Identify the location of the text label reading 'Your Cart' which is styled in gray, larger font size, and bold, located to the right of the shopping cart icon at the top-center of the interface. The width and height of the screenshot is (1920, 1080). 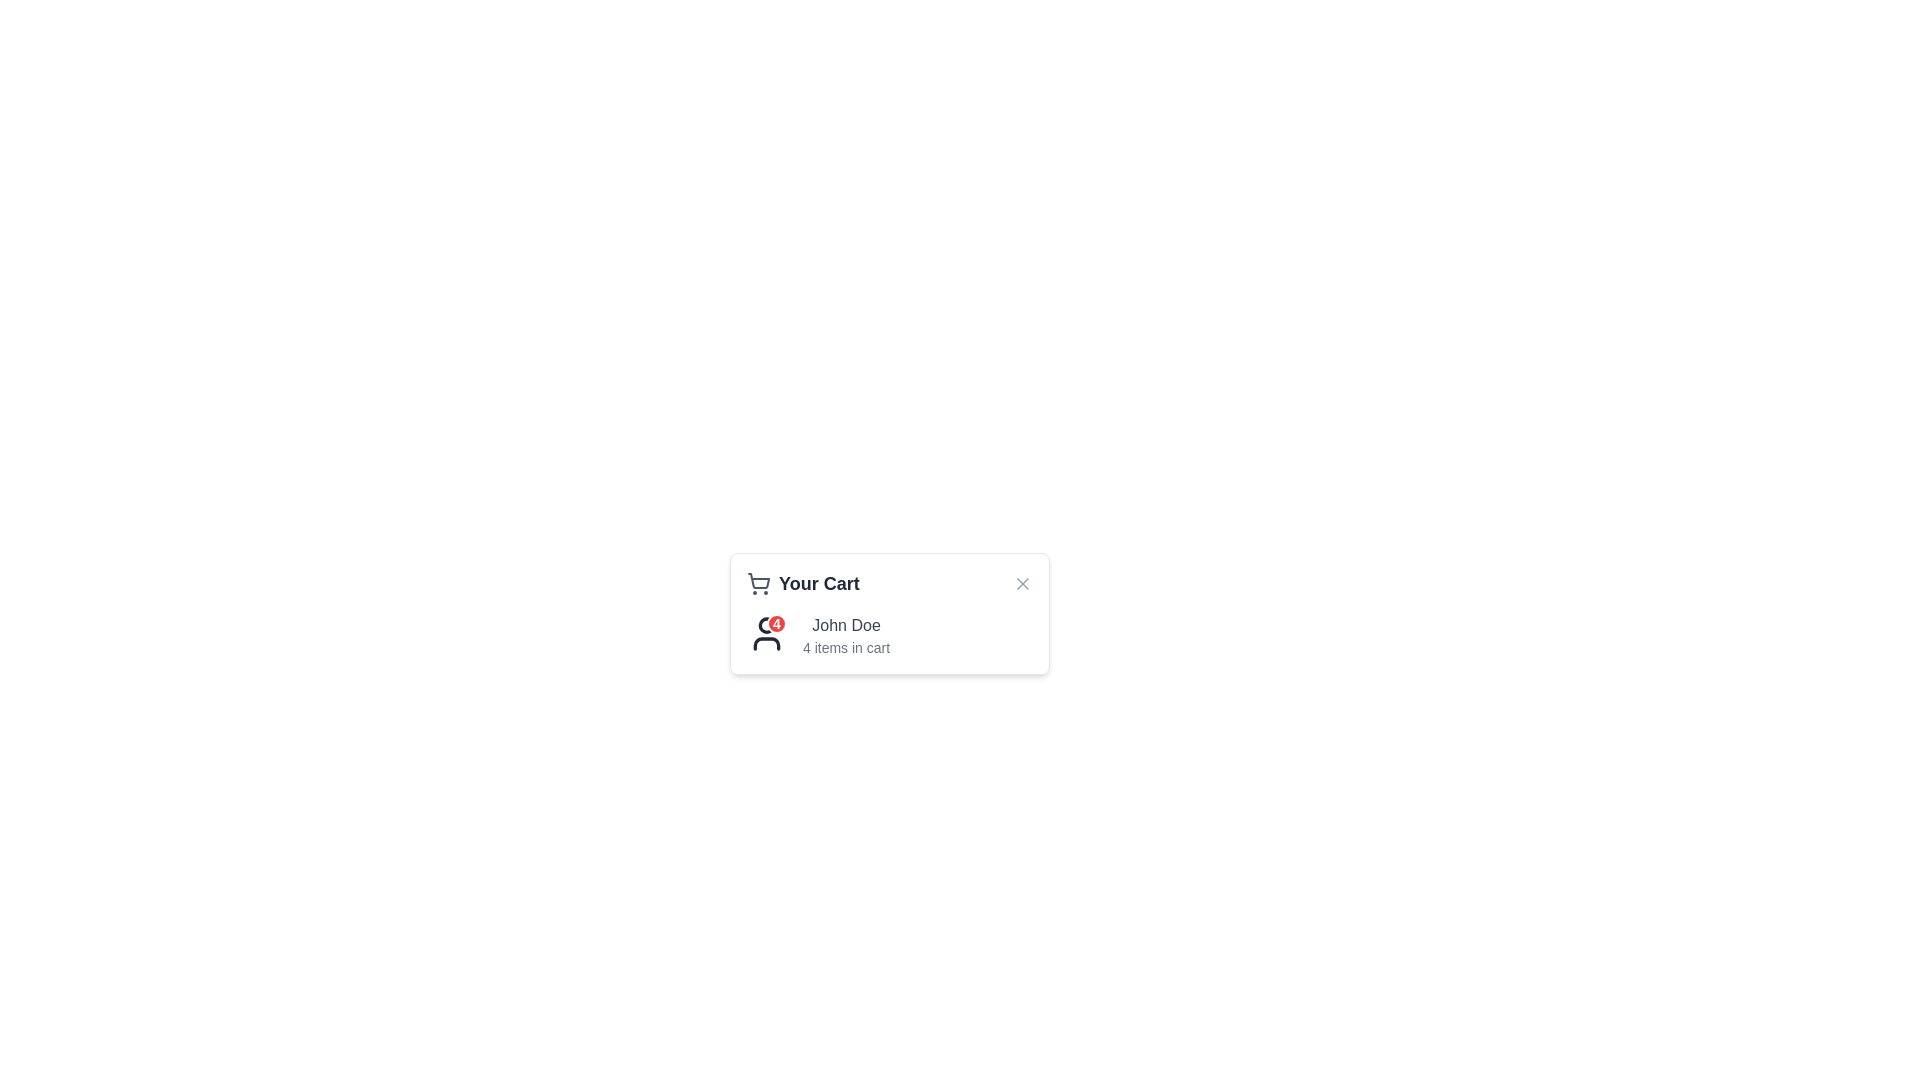
(819, 583).